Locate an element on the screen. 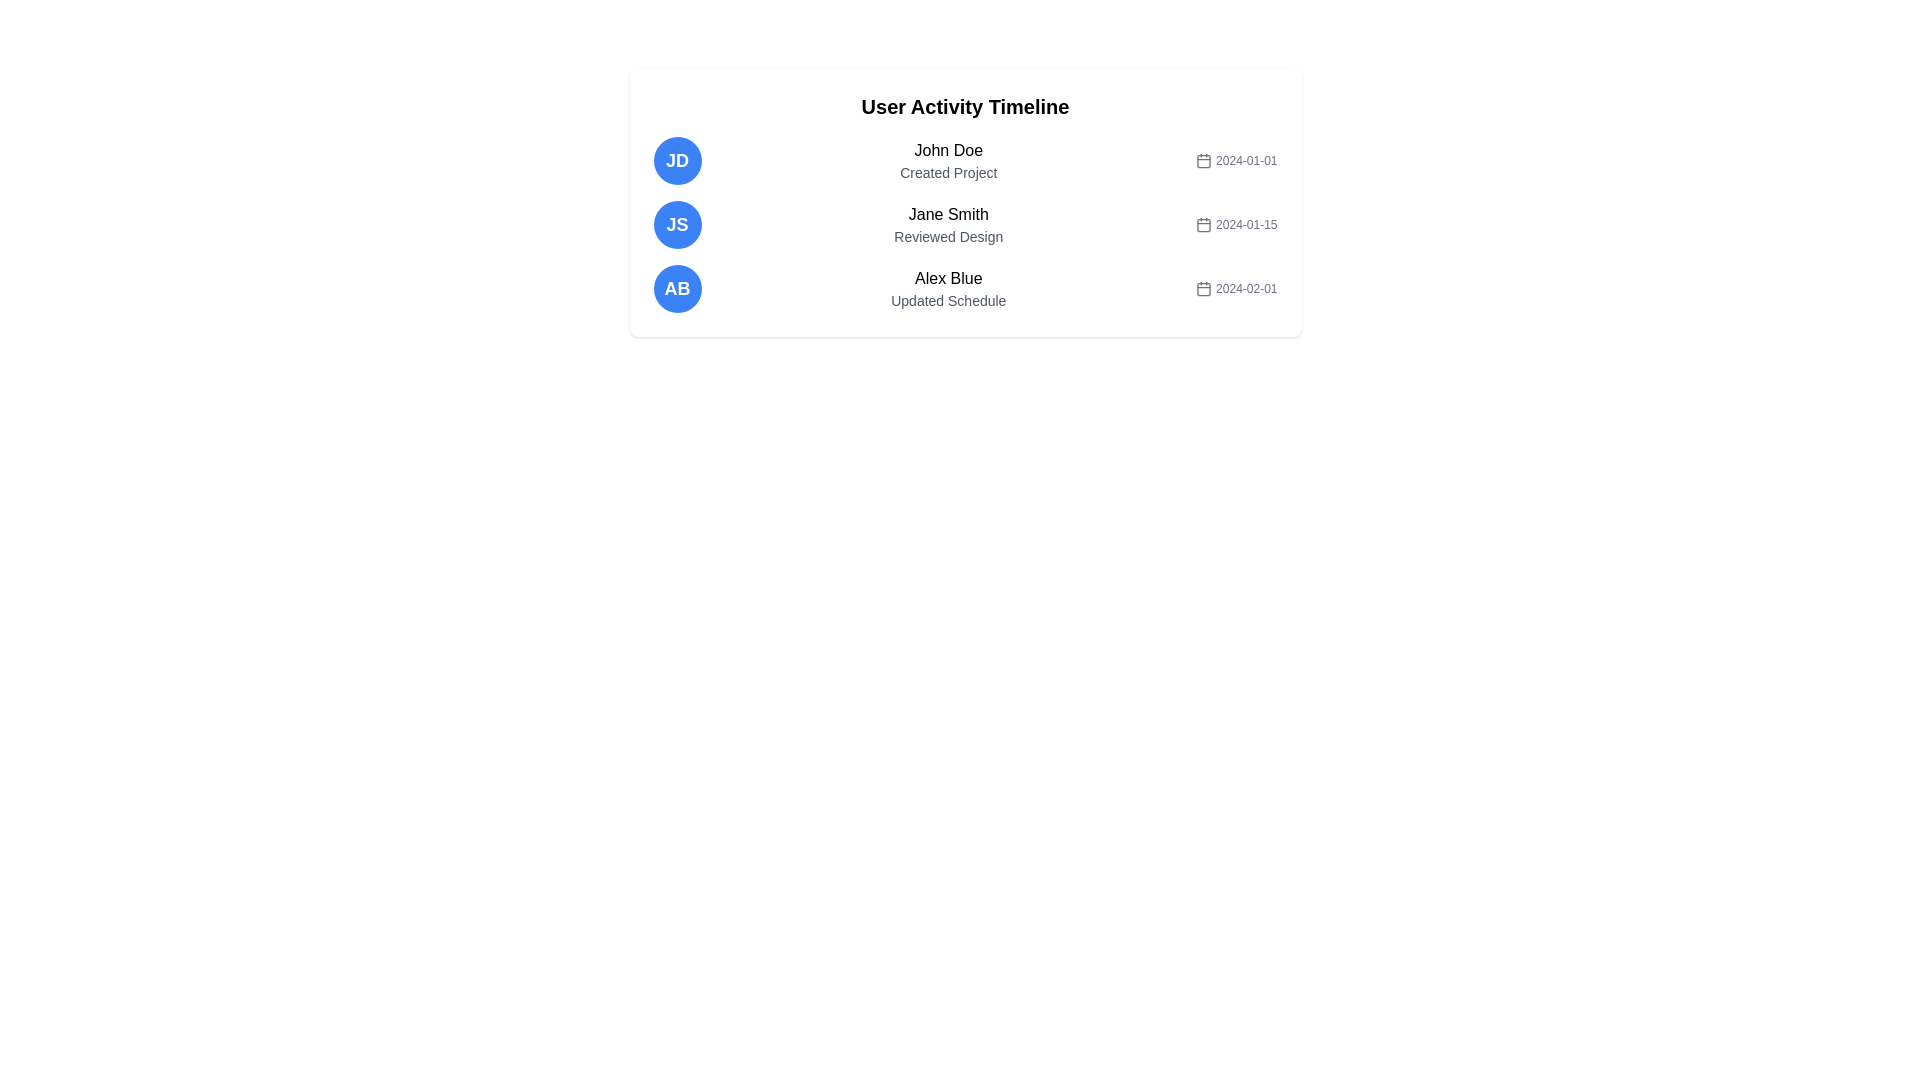 The image size is (1920, 1080). the text label indicating the date '2024-02-01' for the 'Updated Schedule' activity of 'Alex Blue', located at the far right of the bottom-most row in the activity list is located at coordinates (1235, 289).